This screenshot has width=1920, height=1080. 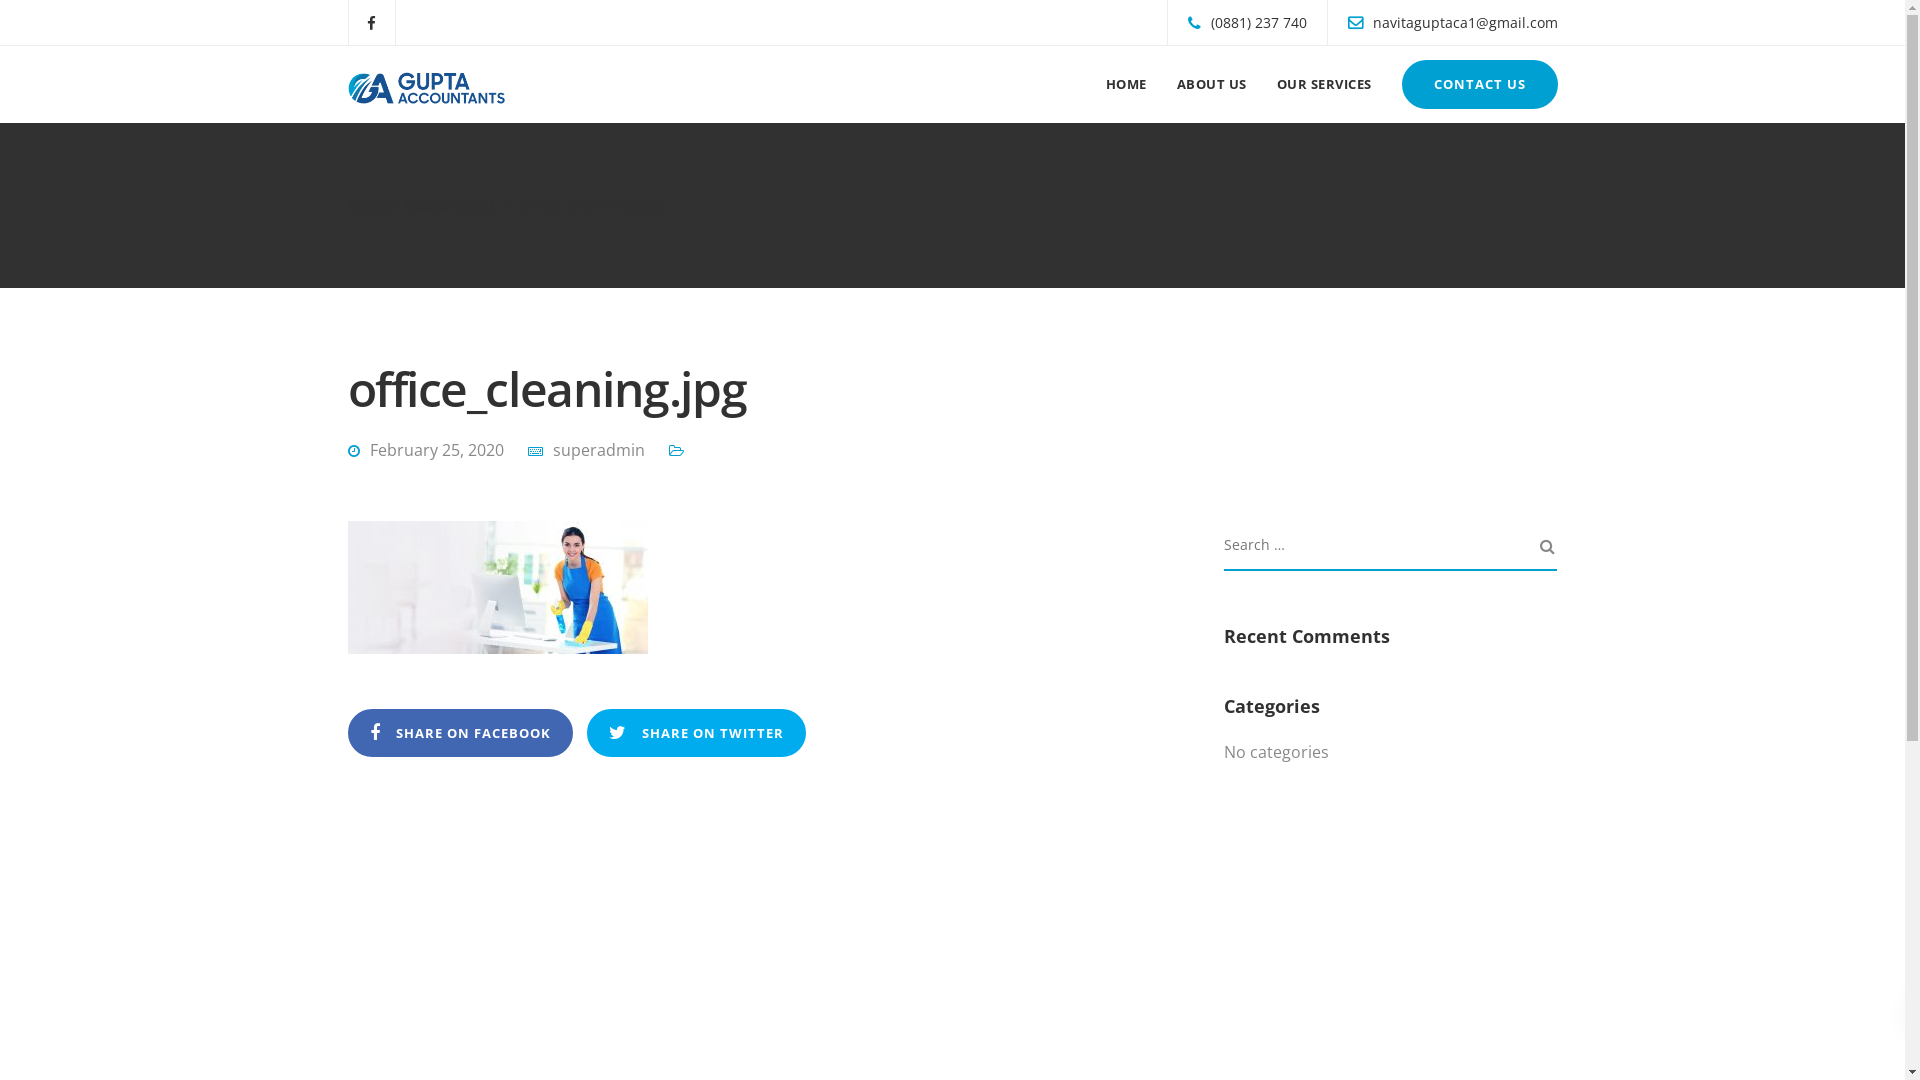 I want to click on '(0881) 237 740', so click(x=1208, y=22).